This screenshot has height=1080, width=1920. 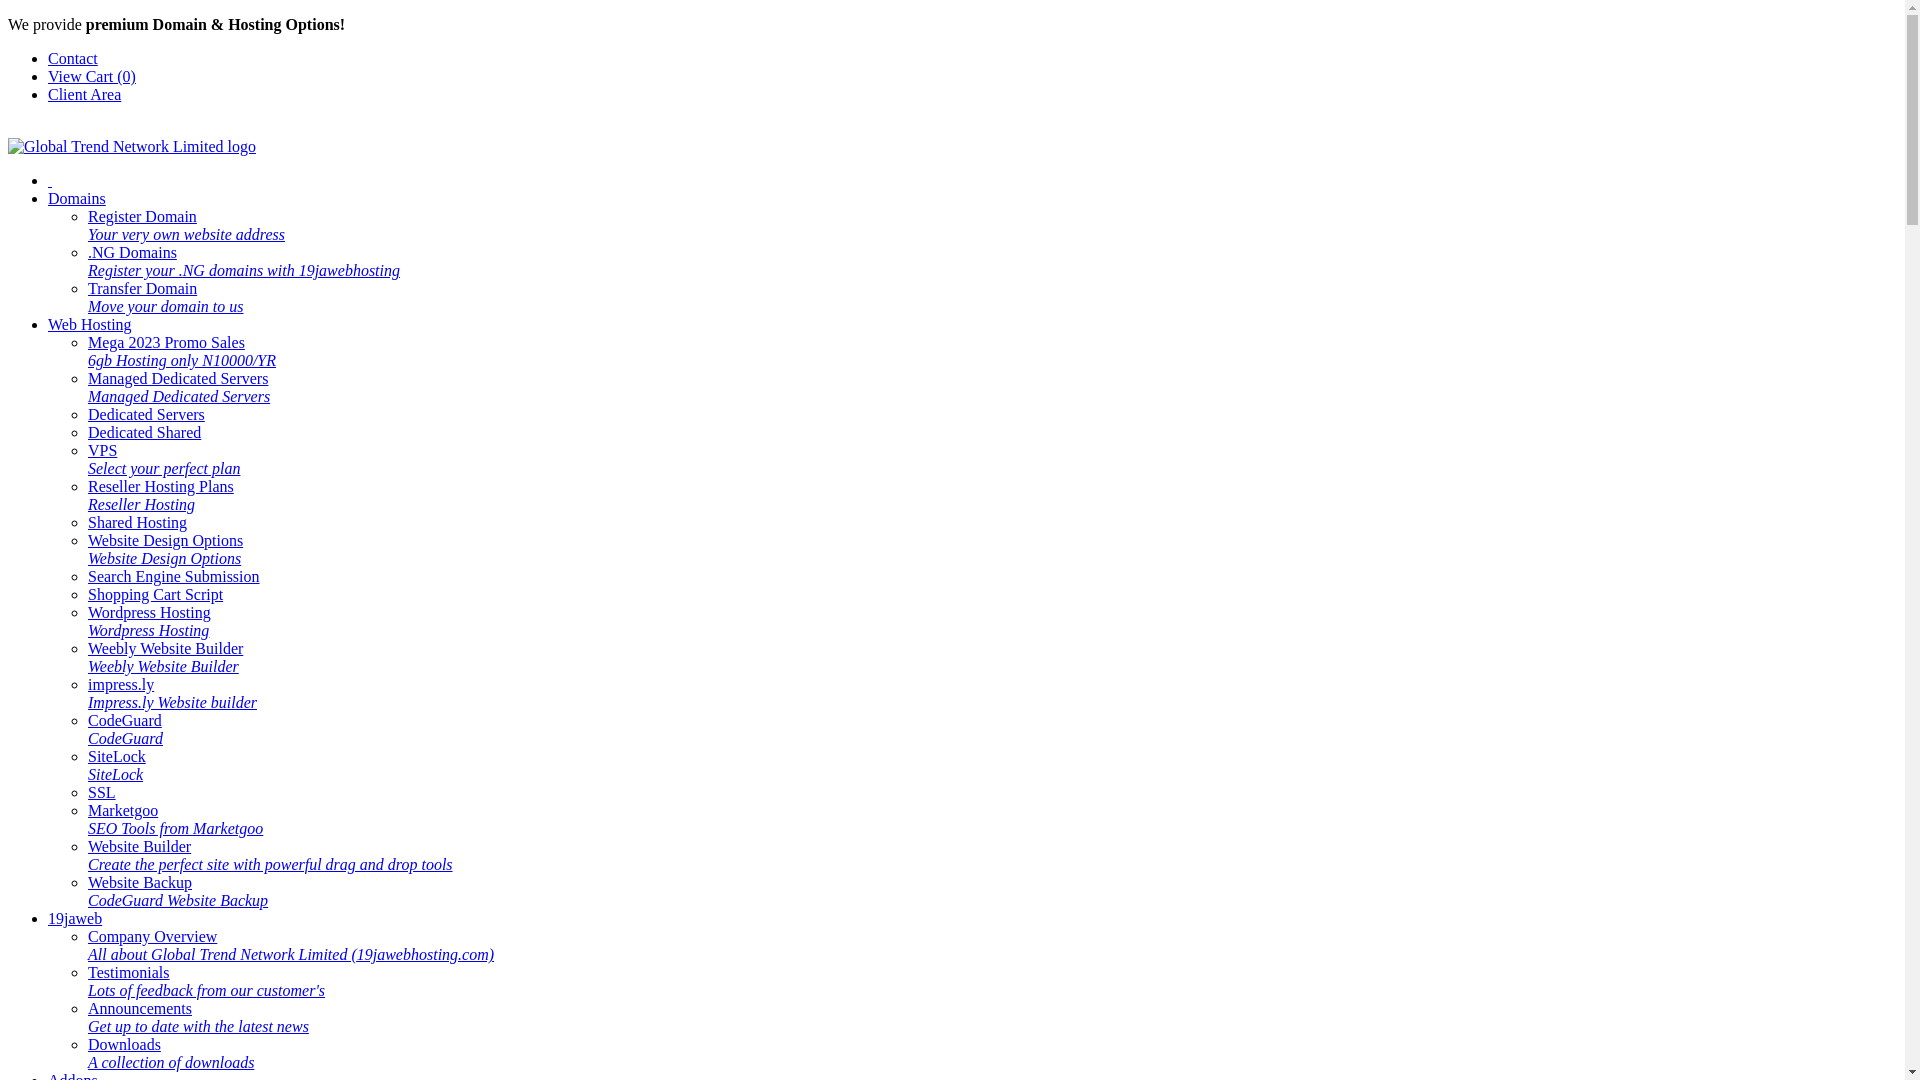 What do you see at coordinates (163, 459) in the screenshot?
I see `'VPS` at bounding box center [163, 459].